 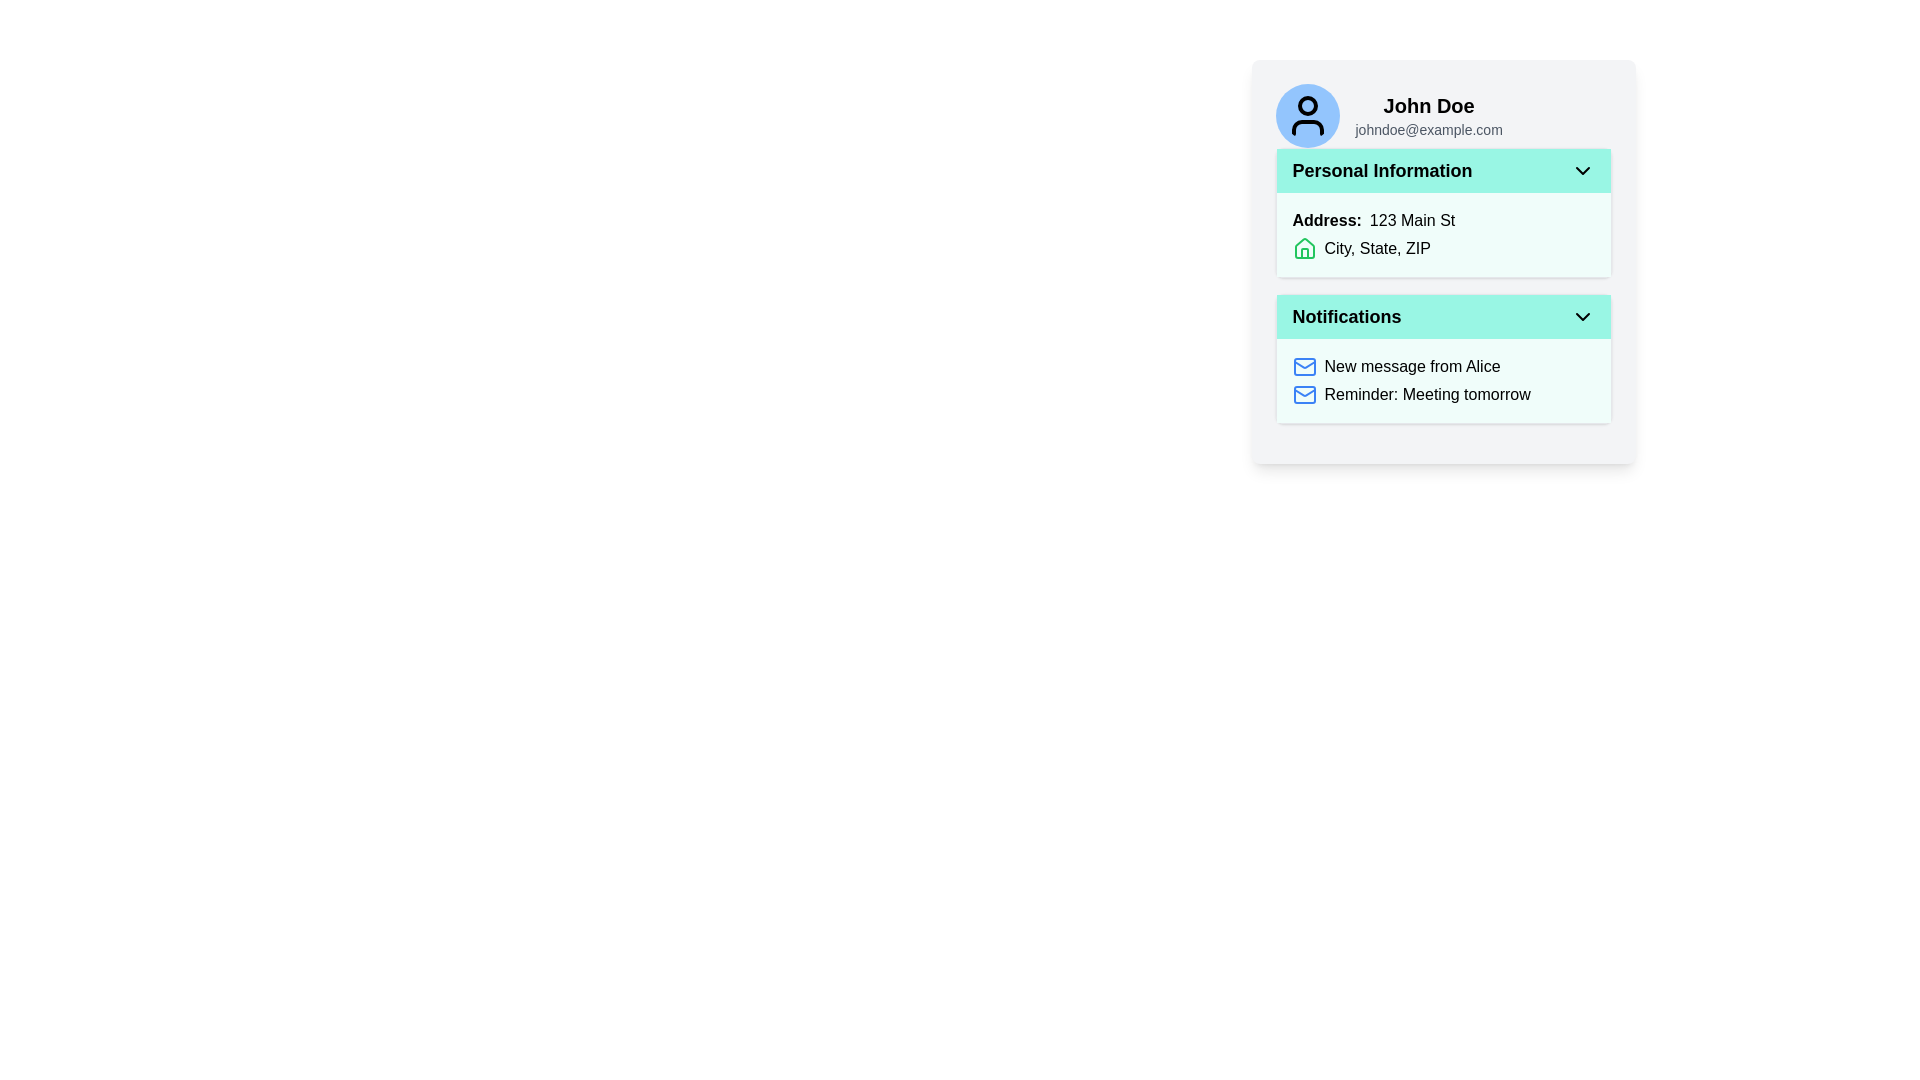 What do you see at coordinates (1304, 366) in the screenshot?
I see `the small white rectangular UI component with rounded corners that represents the main body of the envelope icon in the Notifications section of the user profile card` at bounding box center [1304, 366].